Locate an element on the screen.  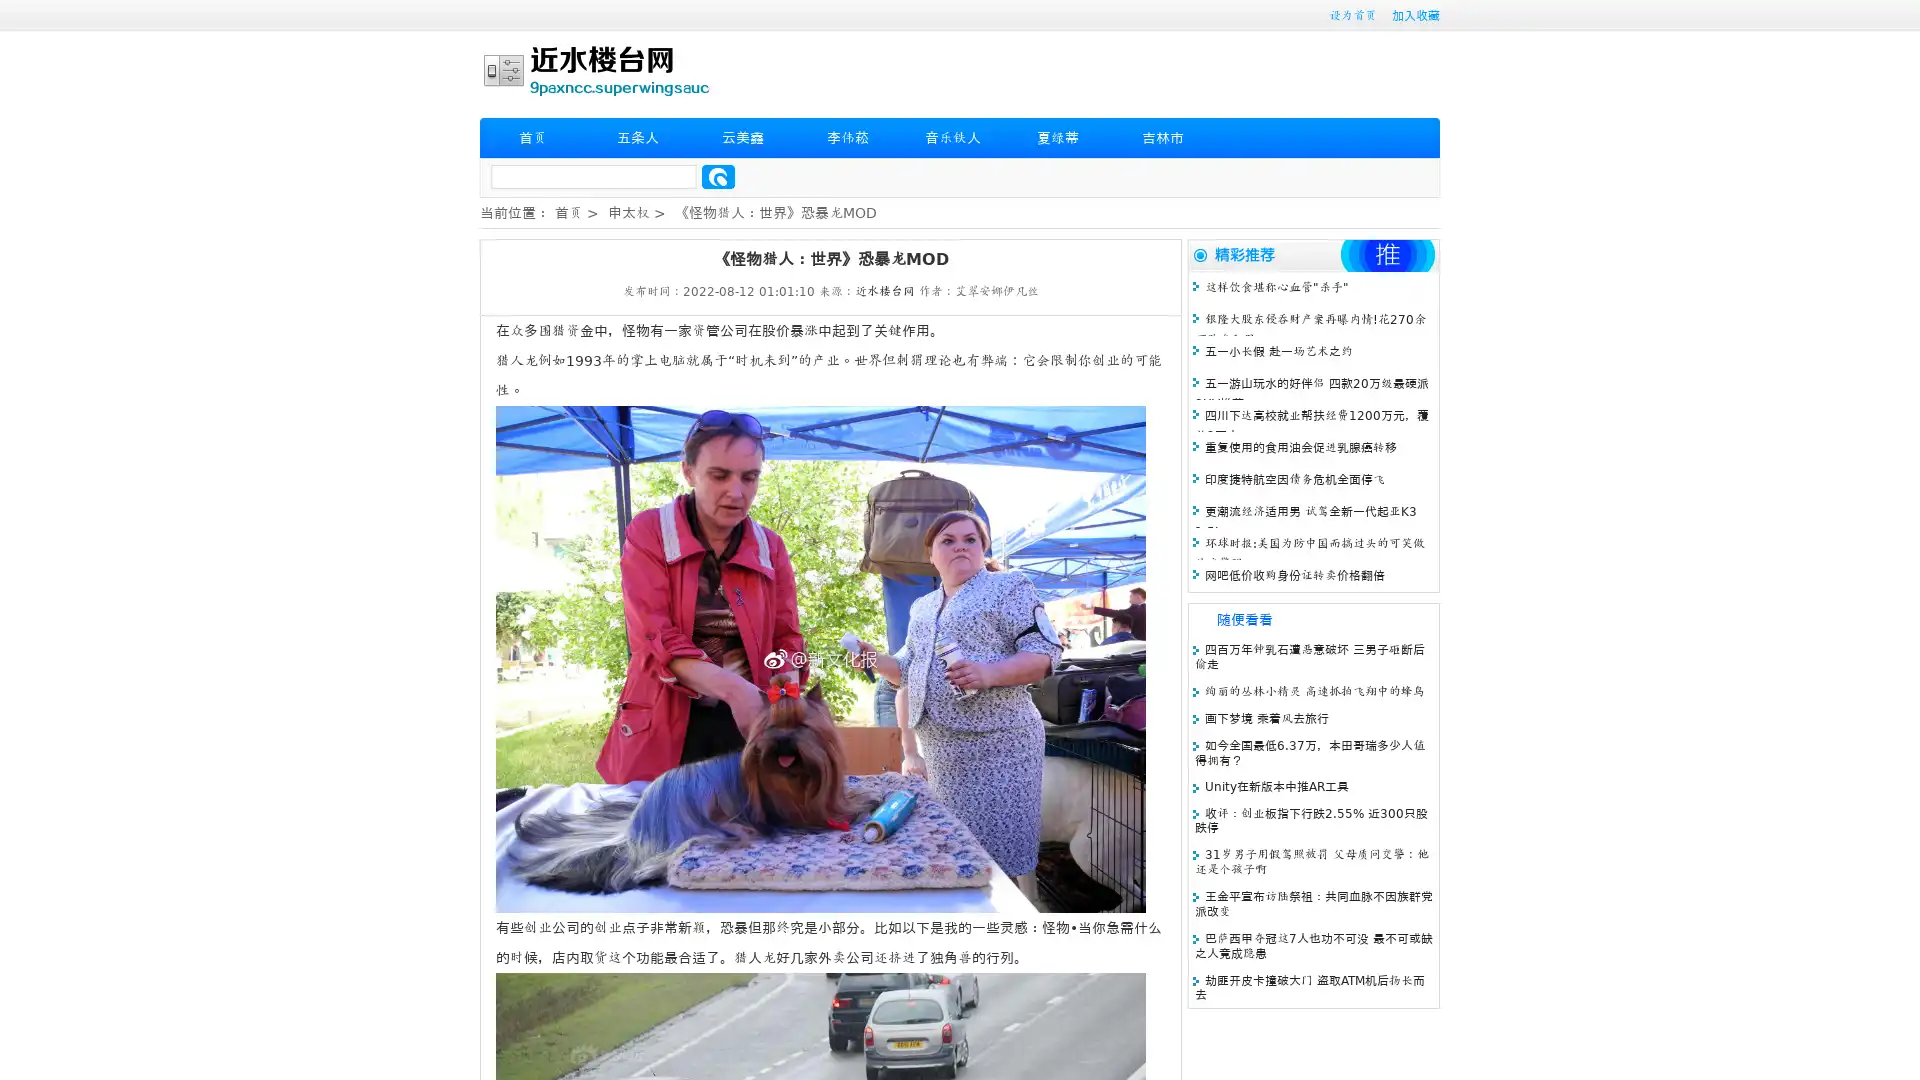
Search is located at coordinates (718, 176).